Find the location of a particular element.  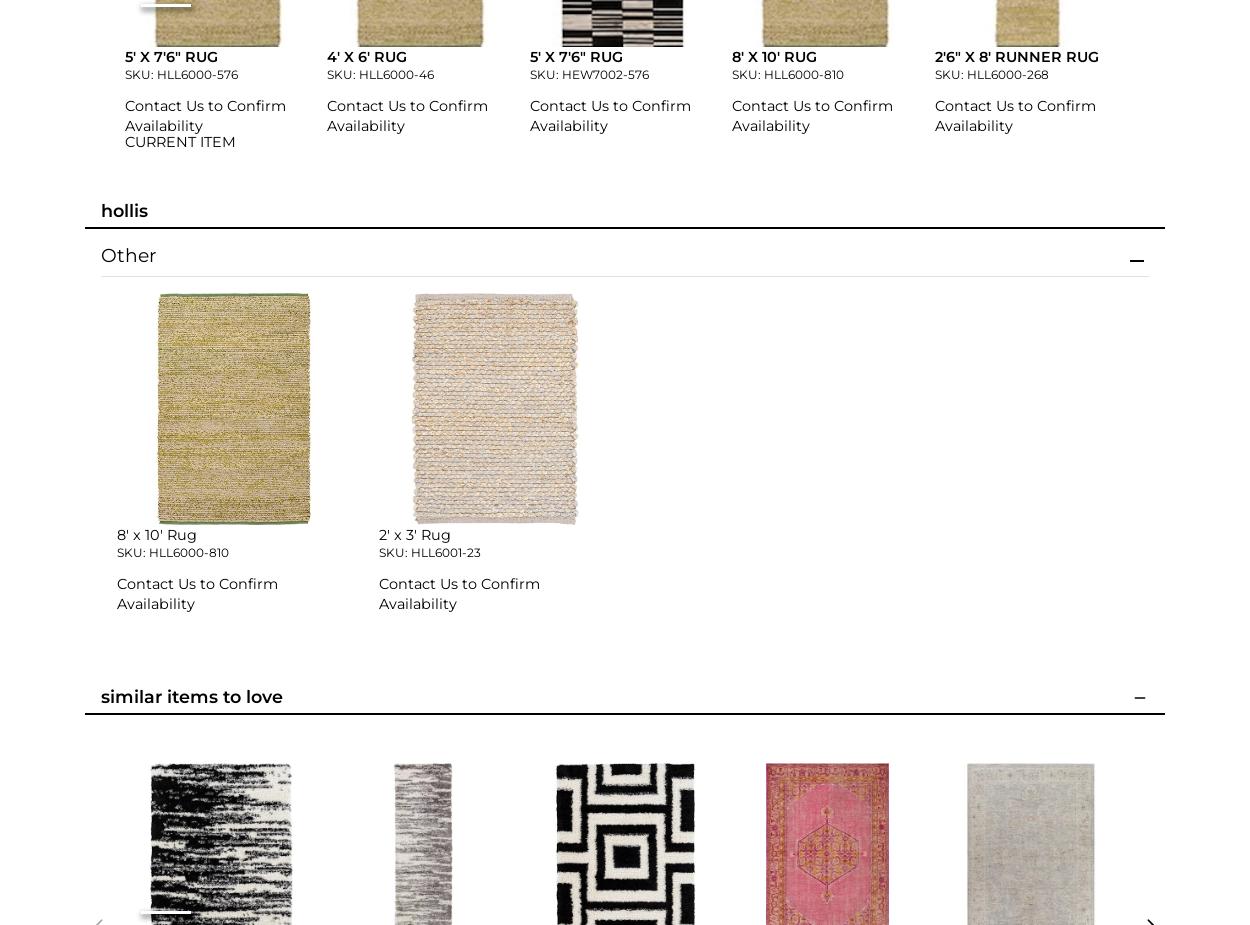

'2'6" x 8' Runner Rug' is located at coordinates (1016, 54).